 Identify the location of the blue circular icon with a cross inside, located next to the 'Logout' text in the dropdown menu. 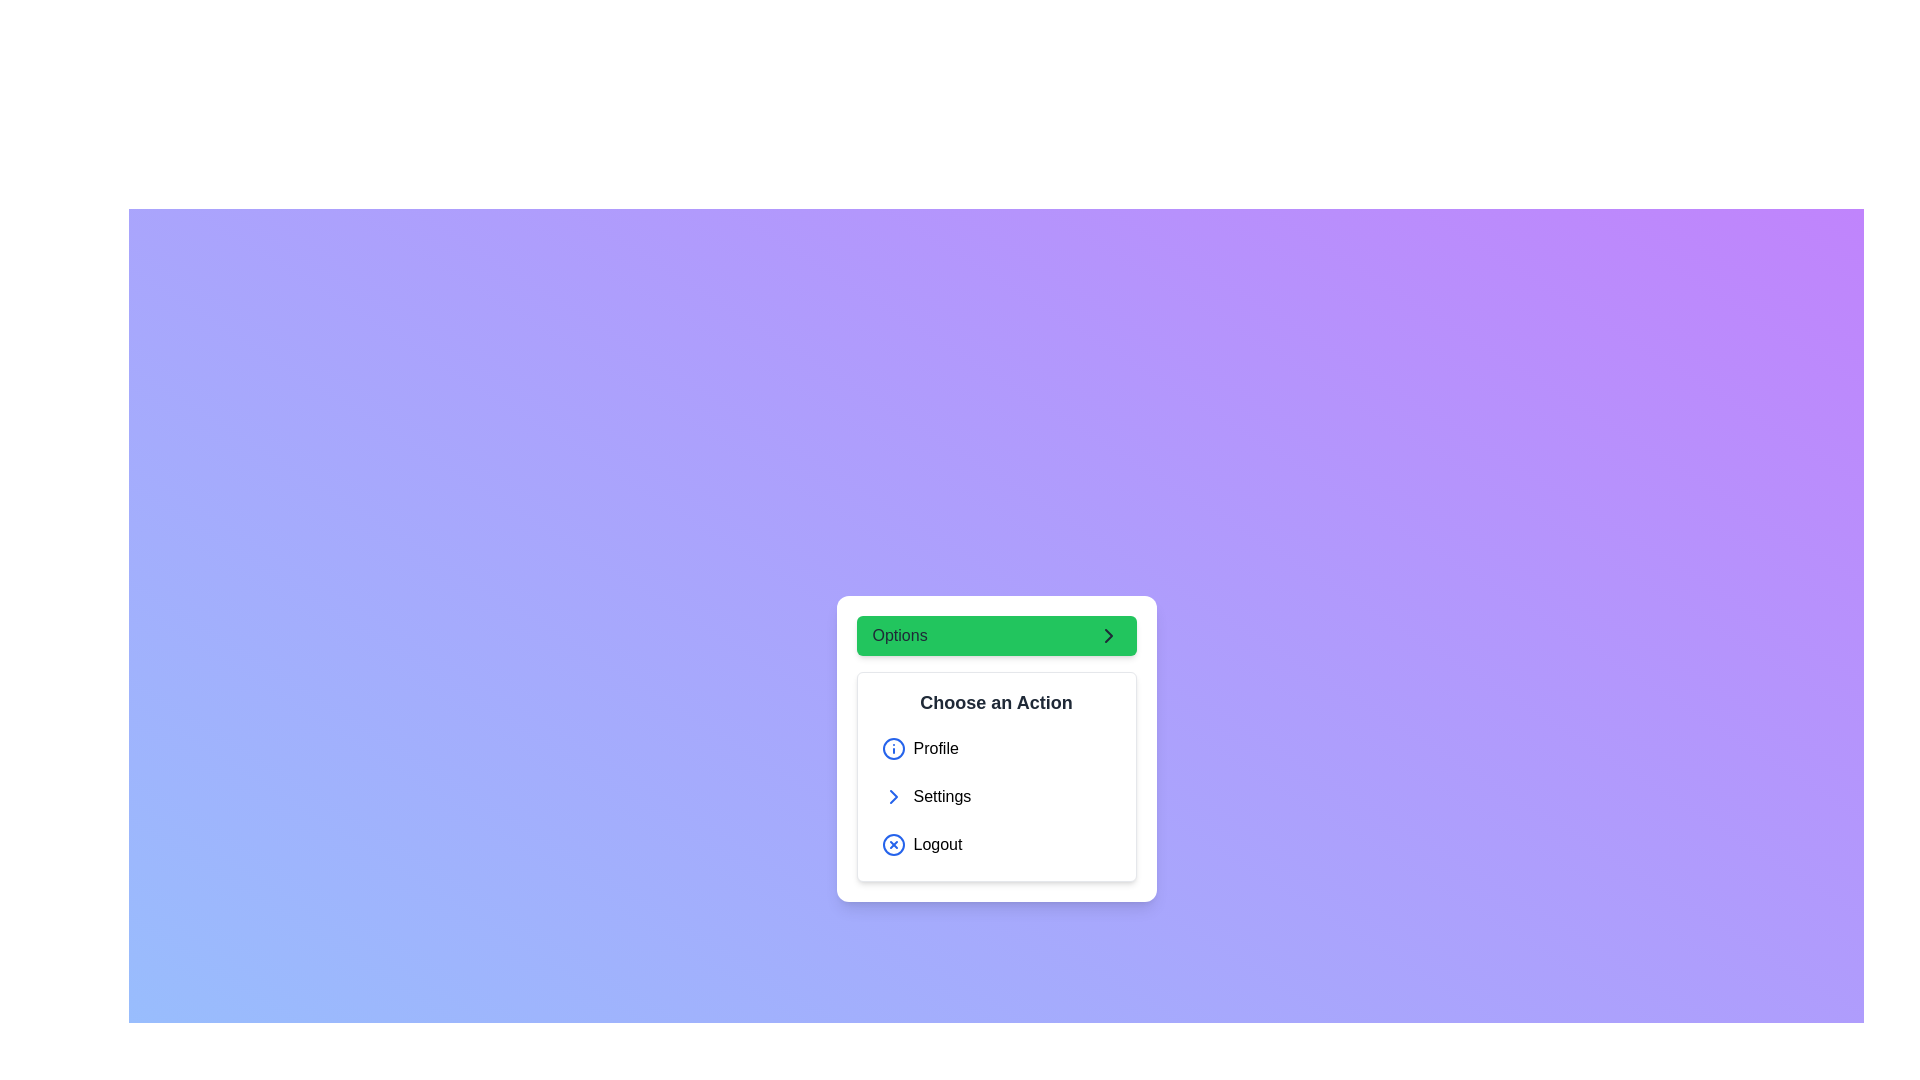
(892, 844).